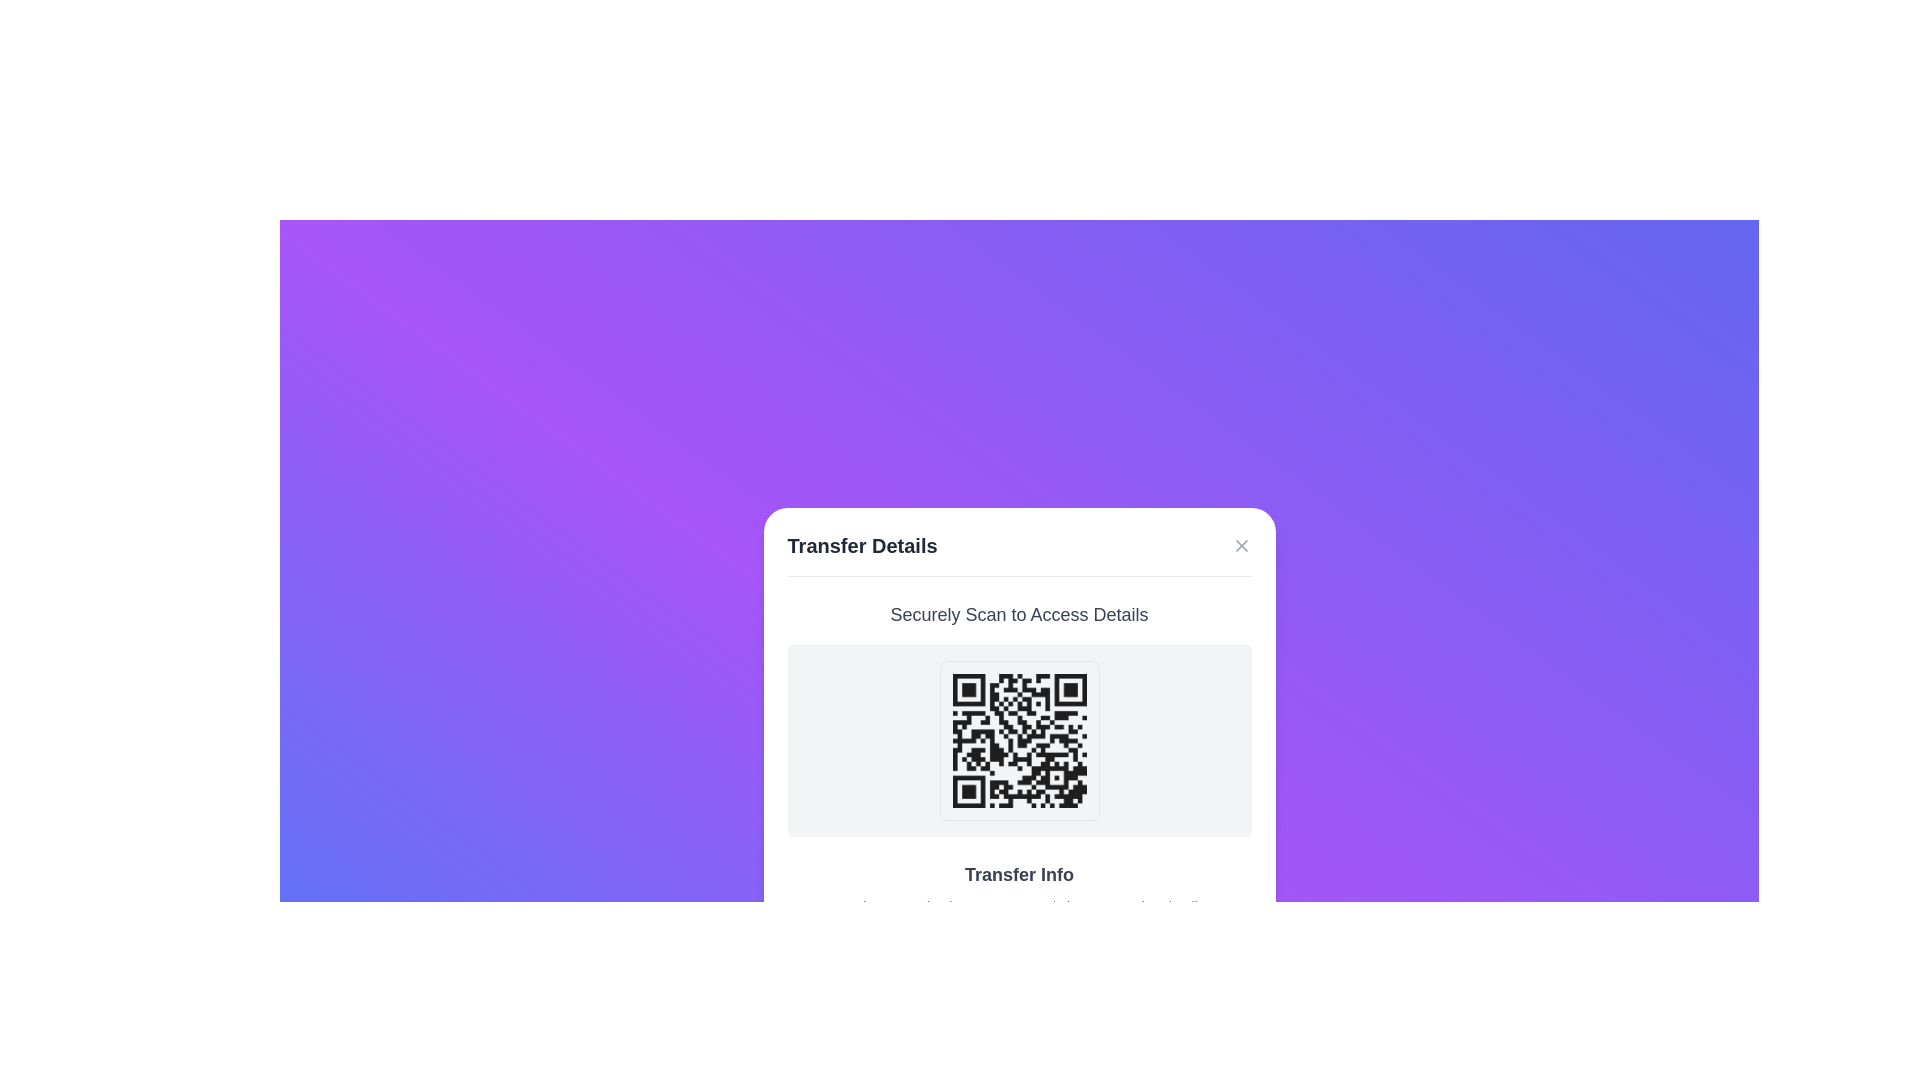 The image size is (1920, 1080). I want to click on the close button in the top-right corner of the 'Transfer Details' card, so click(1240, 545).